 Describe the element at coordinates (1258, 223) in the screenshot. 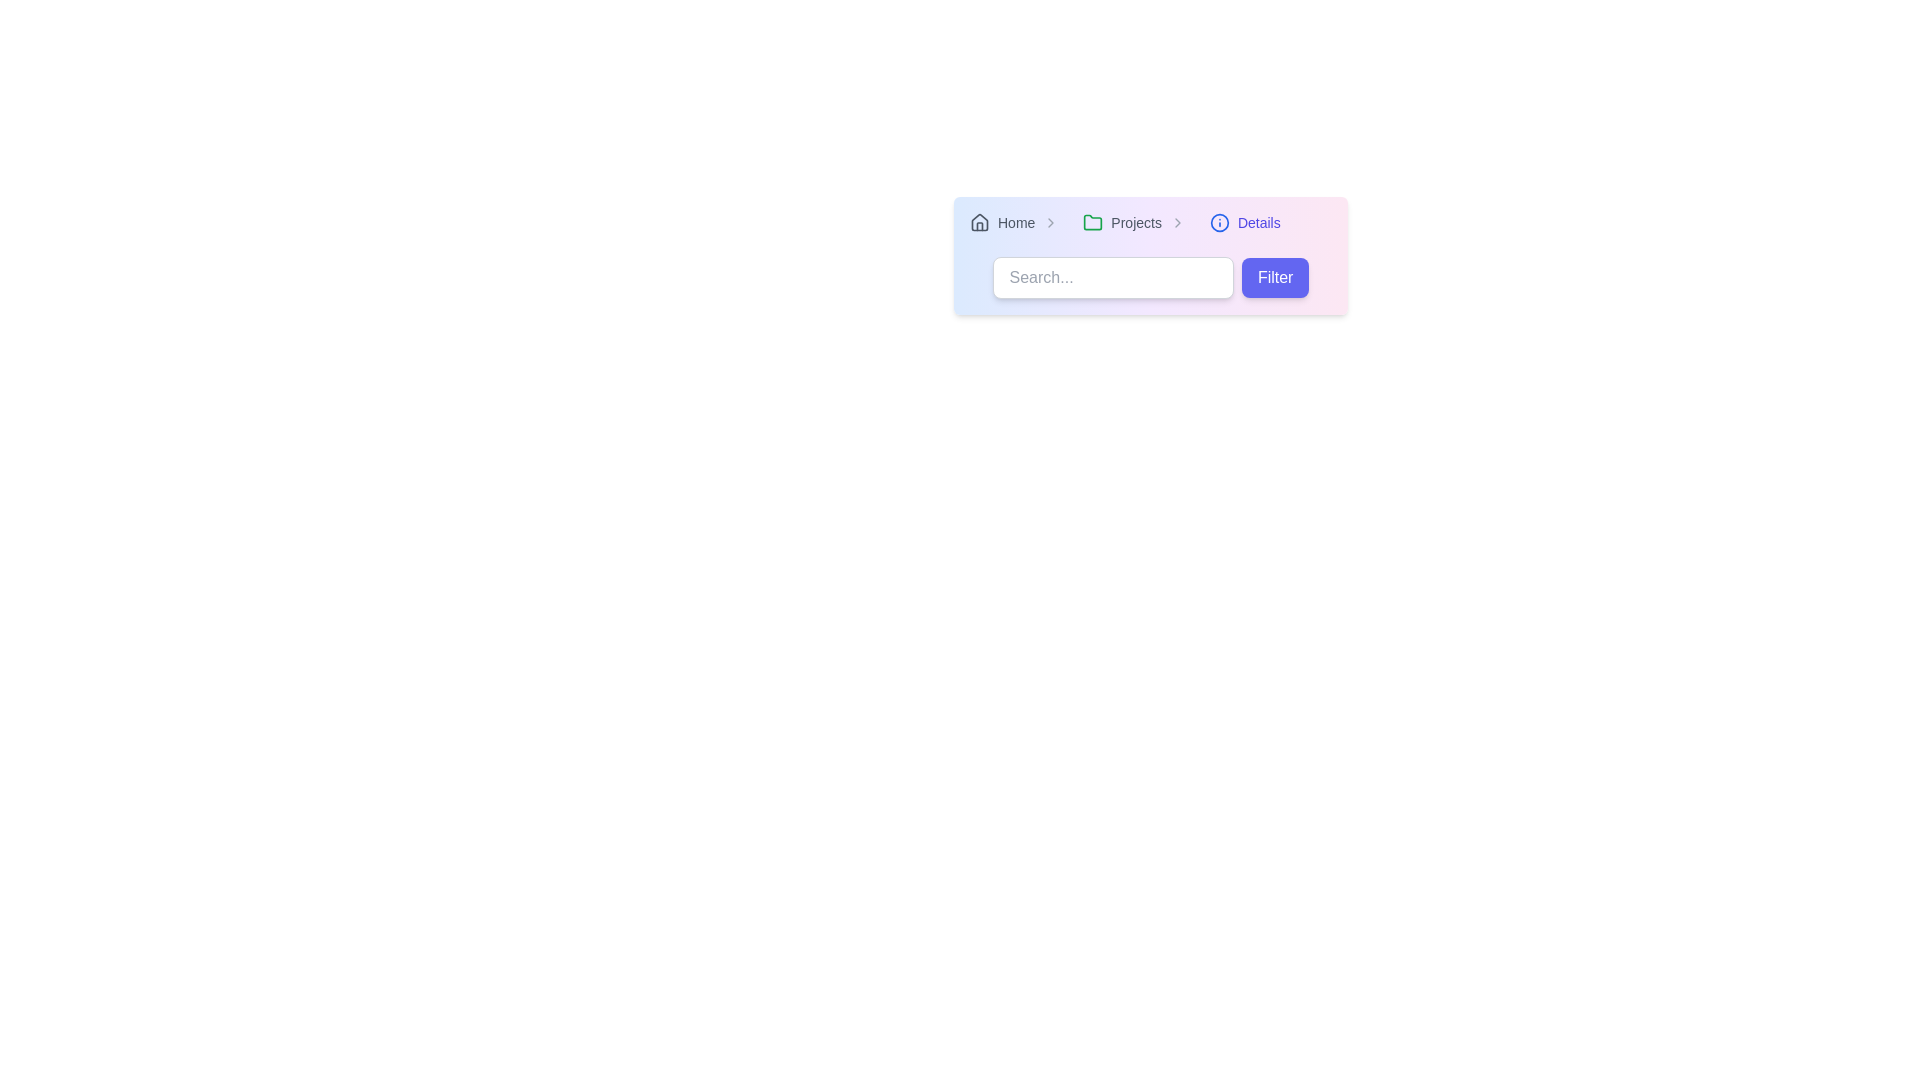

I see `the details presented by clicking on the Text Label located in the breadcrumbs navigation section, which follows an info icon` at that location.